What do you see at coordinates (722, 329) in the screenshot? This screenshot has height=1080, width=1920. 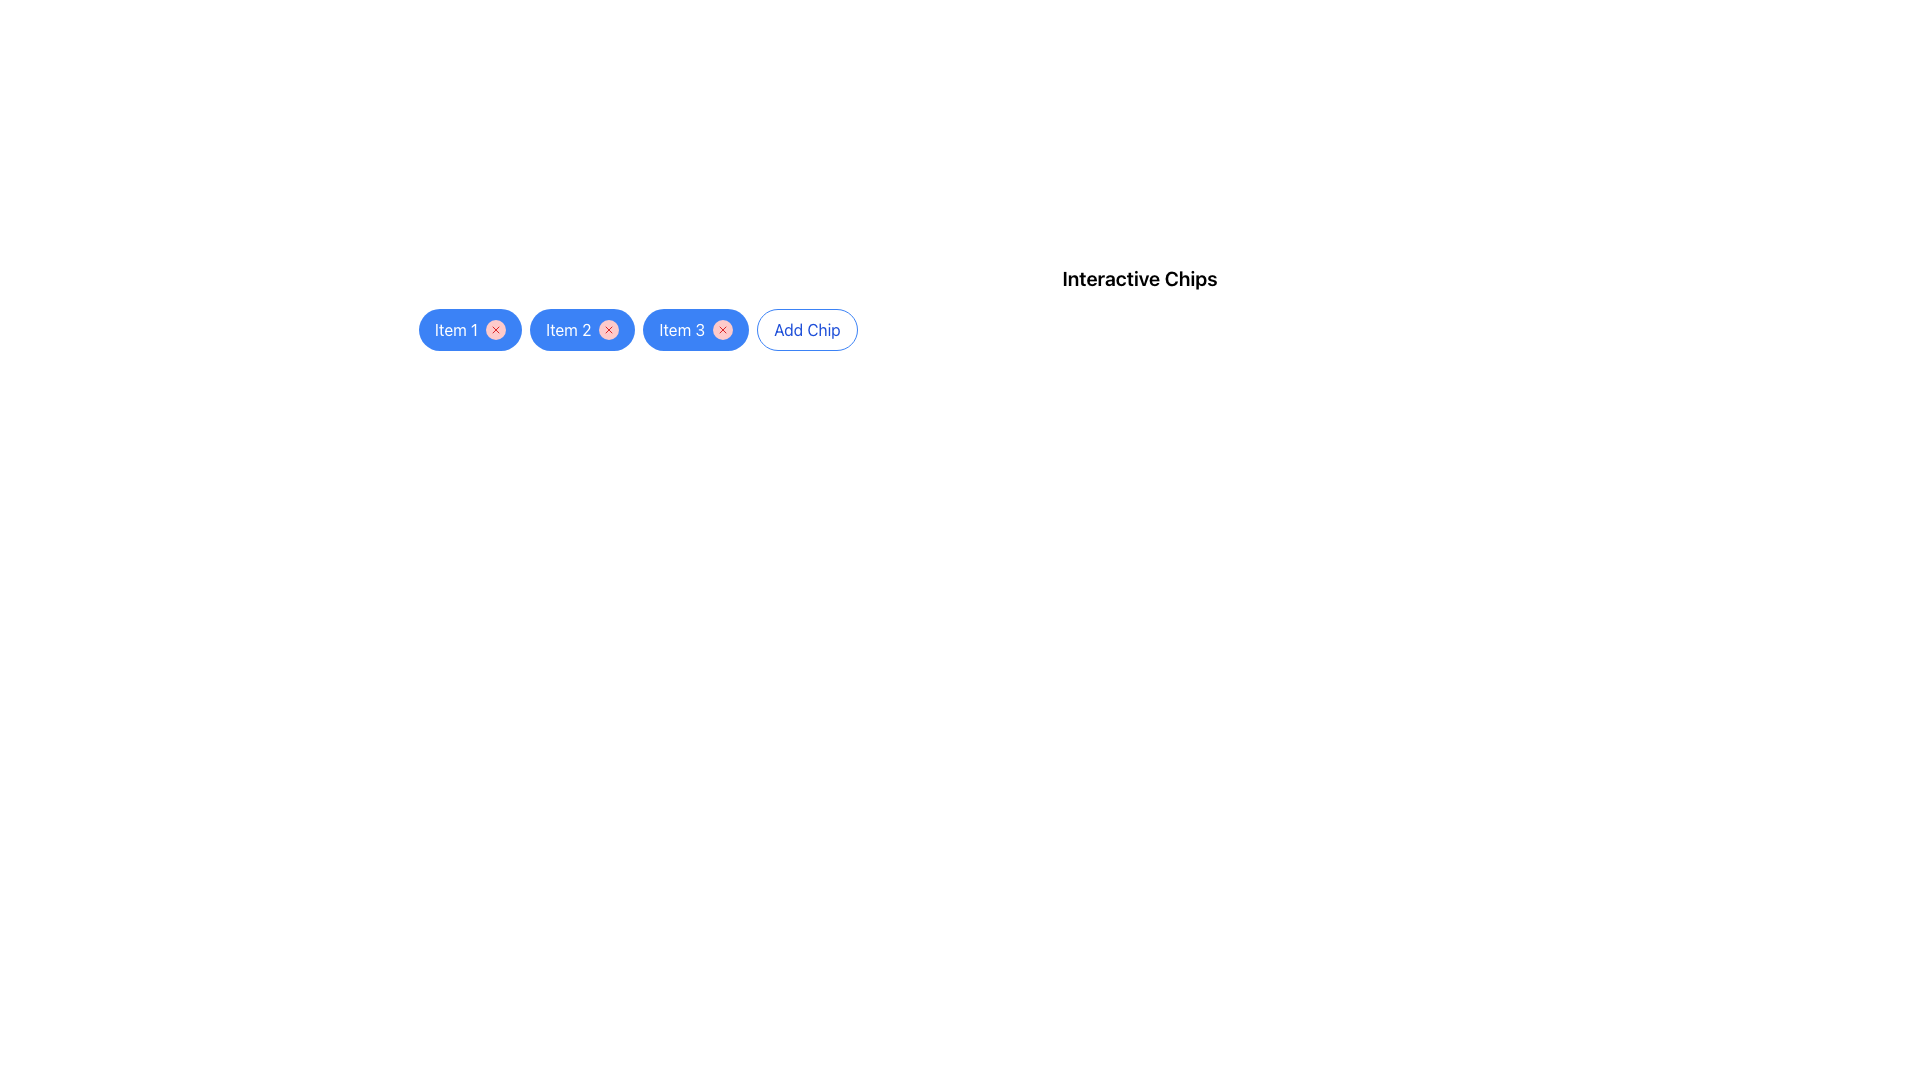 I see `the delete button represented as an 'X' icon associated with 'Item 3'` at bounding box center [722, 329].